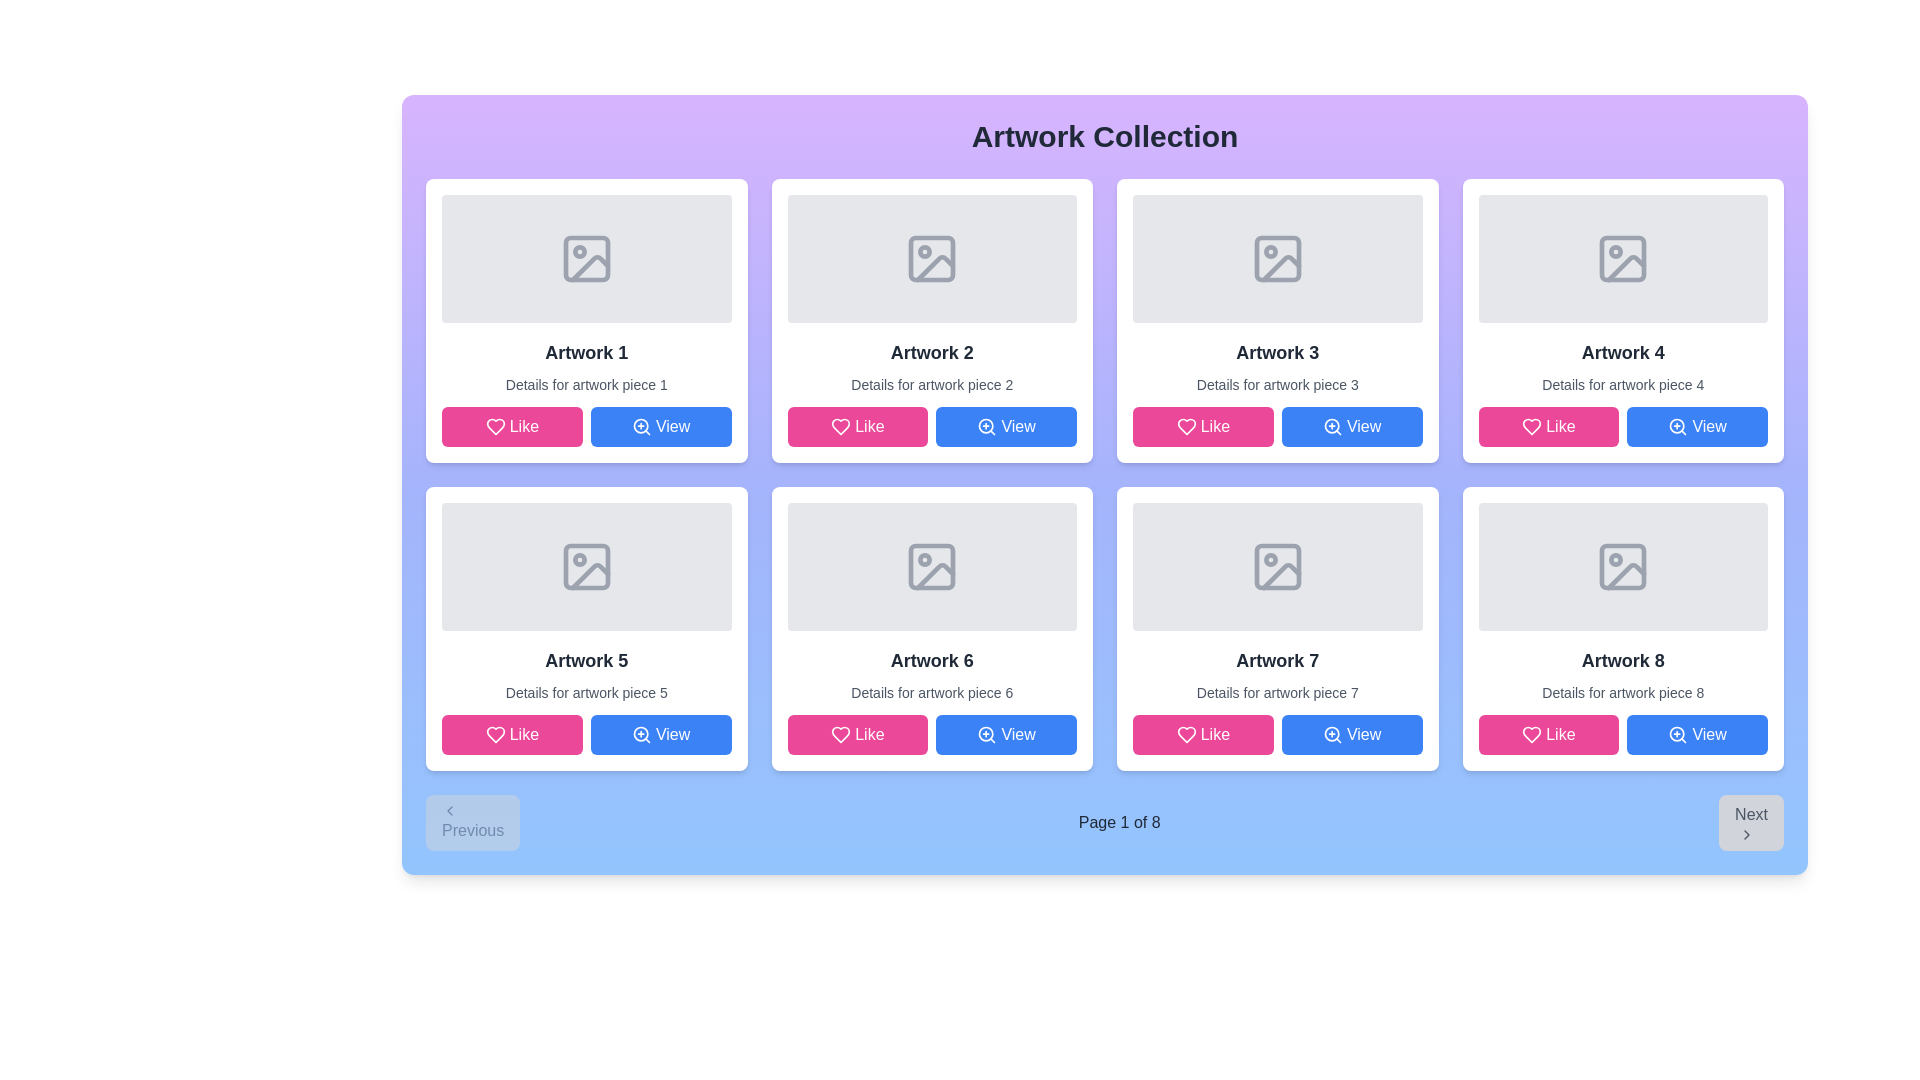 Image resolution: width=1920 pixels, height=1080 pixels. What do you see at coordinates (1276, 567) in the screenshot?
I see `the small rectangular graphical icon component with rounded corners, which is part of the image placeholder for 'Artwork 7' located in the bottom row of the artwork grid` at bounding box center [1276, 567].